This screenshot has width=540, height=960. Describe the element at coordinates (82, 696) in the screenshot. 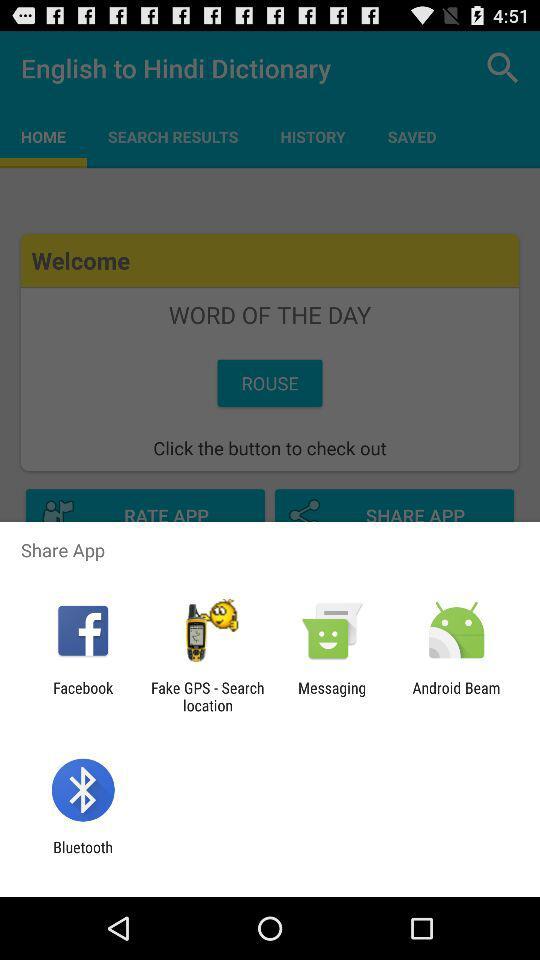

I see `the facebook icon` at that location.